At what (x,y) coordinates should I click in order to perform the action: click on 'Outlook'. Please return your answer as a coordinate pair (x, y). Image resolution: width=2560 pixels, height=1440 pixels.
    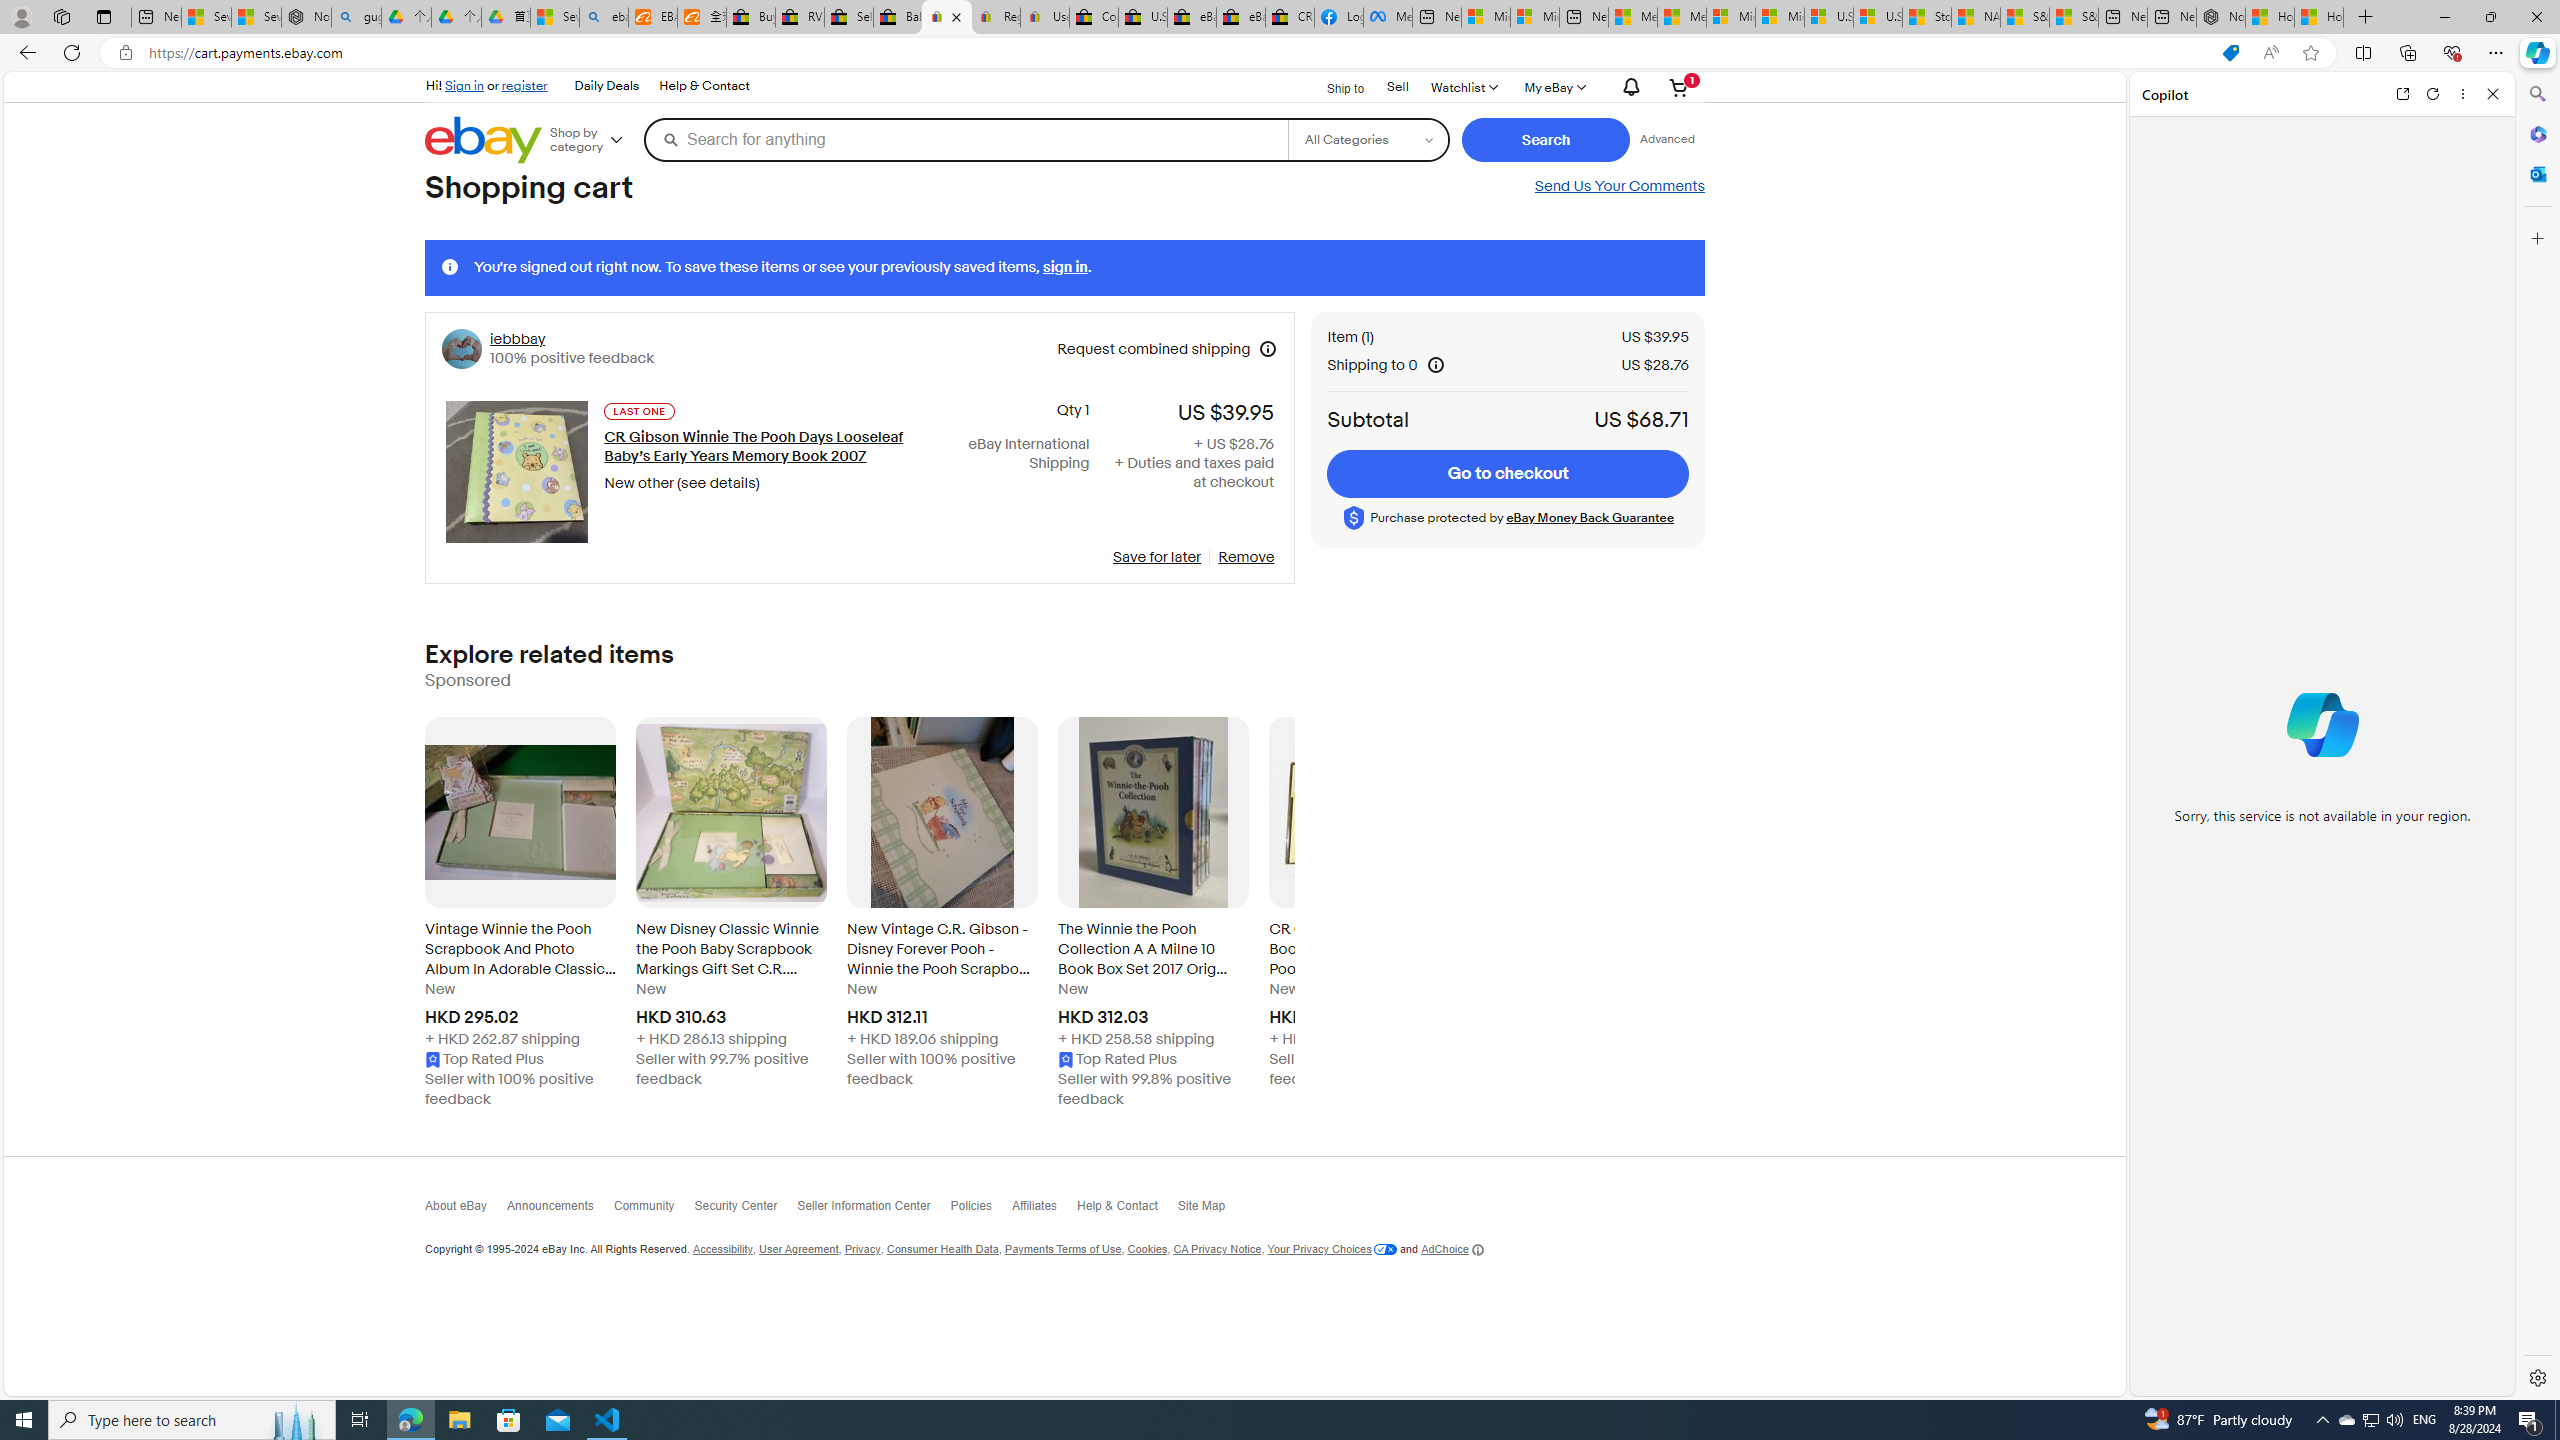
    Looking at the image, I should click on (2535, 172).